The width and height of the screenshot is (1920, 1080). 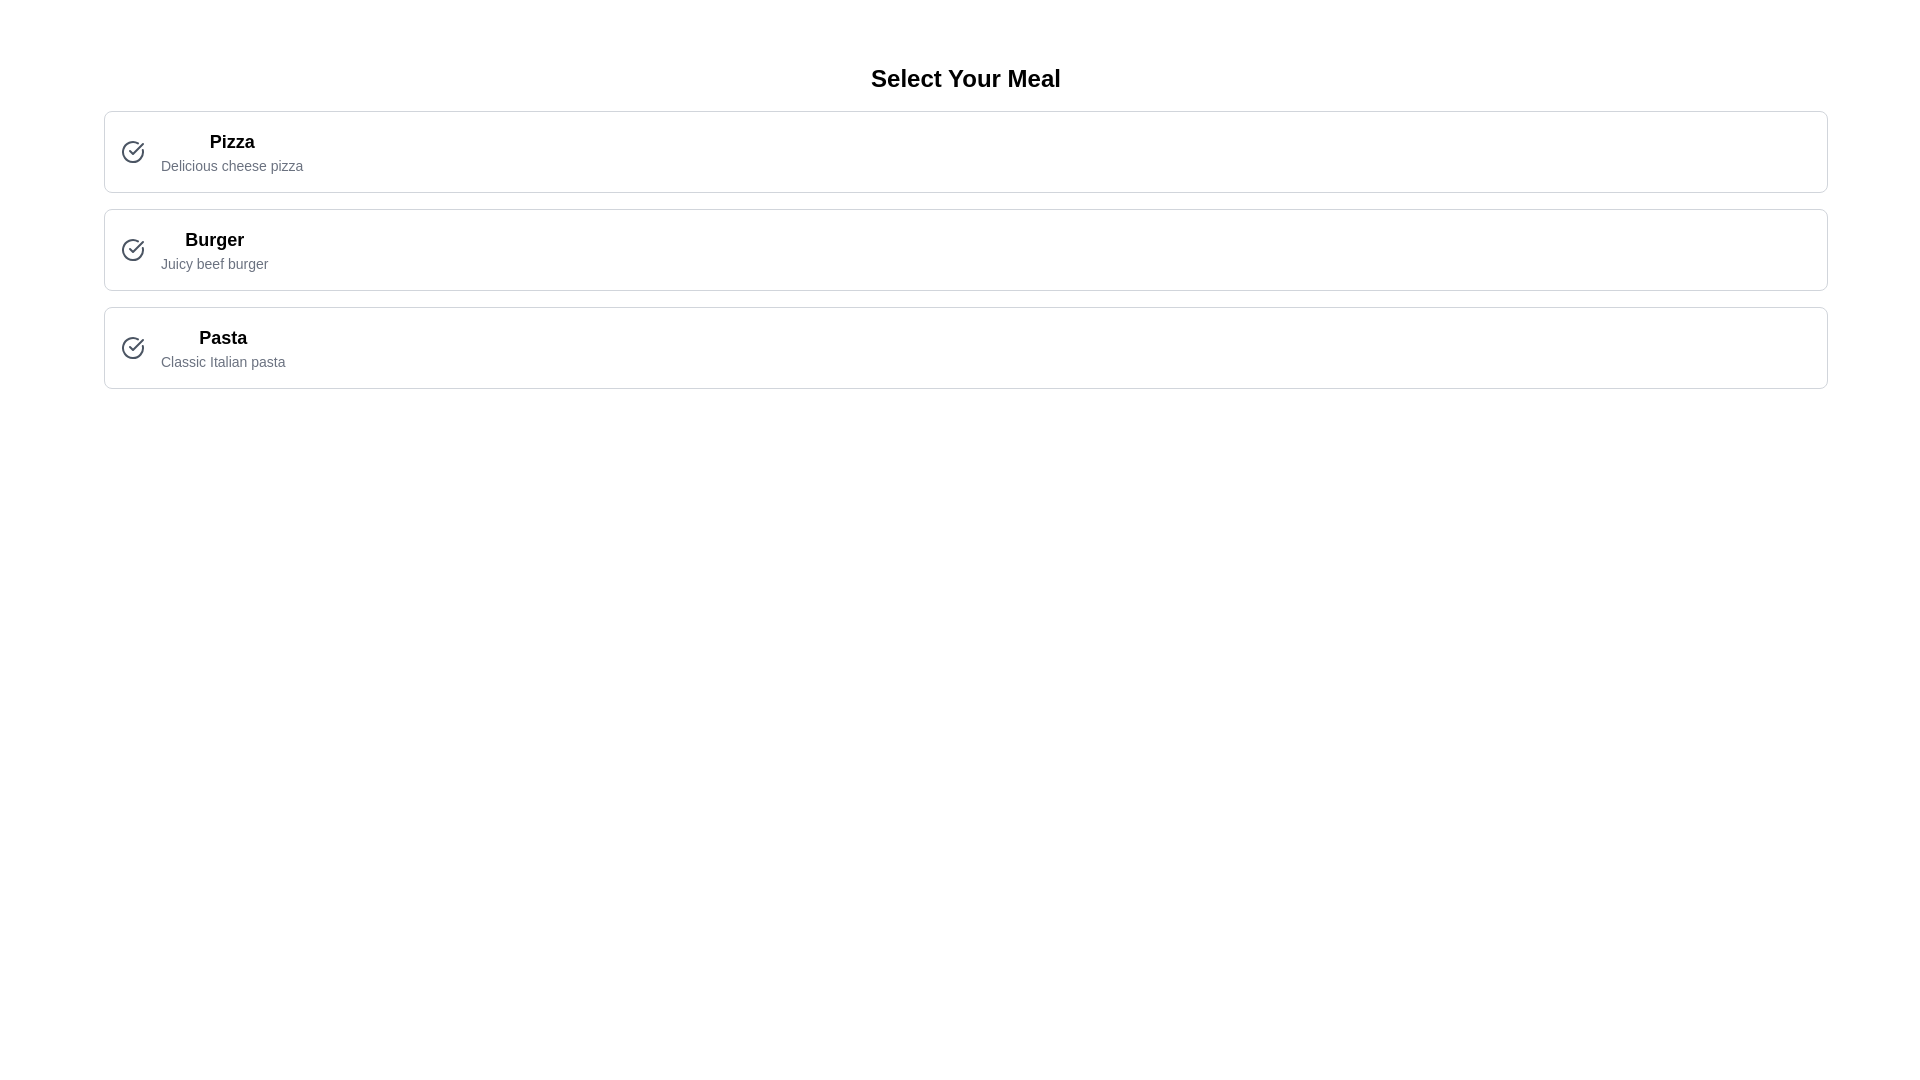 What do you see at coordinates (214, 262) in the screenshot?
I see `the static text label that reads 'Juicy beef burger', which is styled in gray and located below the bold title 'Burger' in the selection menu` at bounding box center [214, 262].